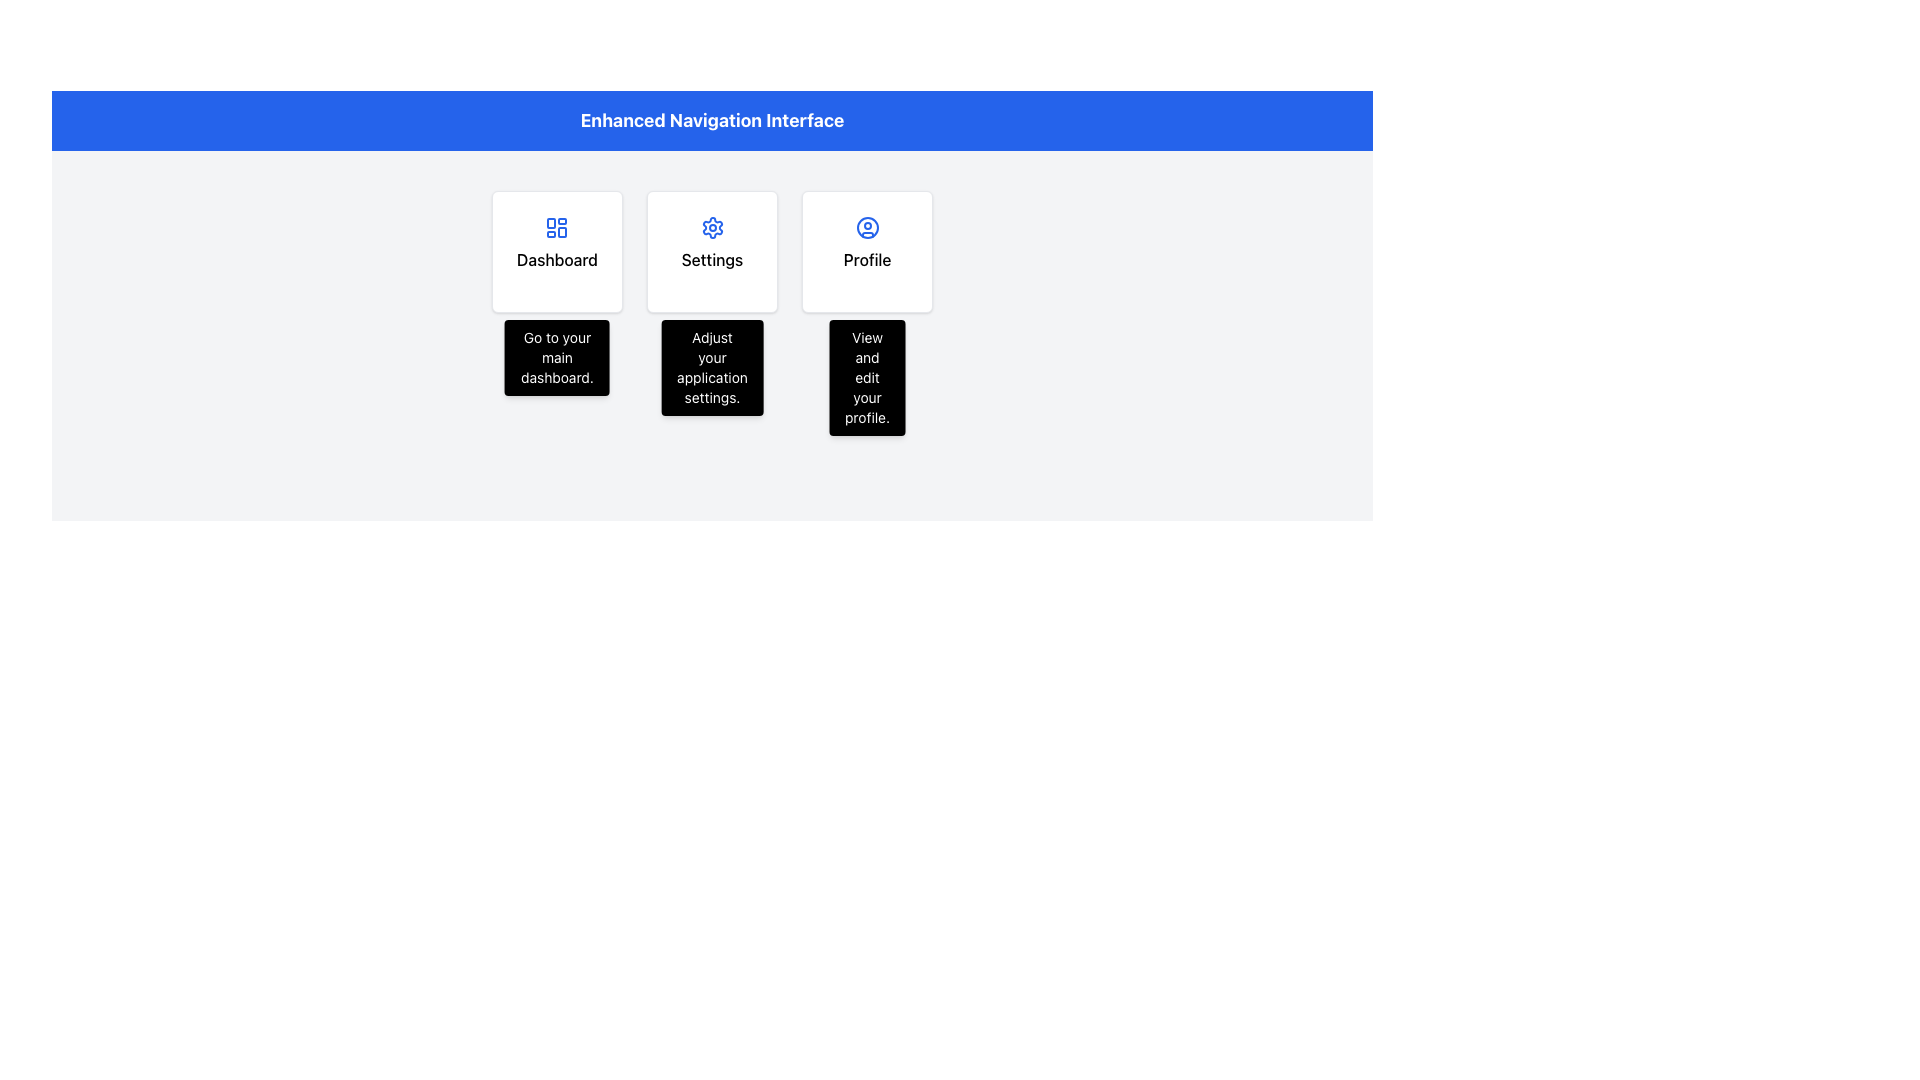 The height and width of the screenshot is (1080, 1920). What do you see at coordinates (552, 223) in the screenshot?
I see `the upper-left rectangle of the Dashboard icon, which is part of a graphical representation for user understanding` at bounding box center [552, 223].